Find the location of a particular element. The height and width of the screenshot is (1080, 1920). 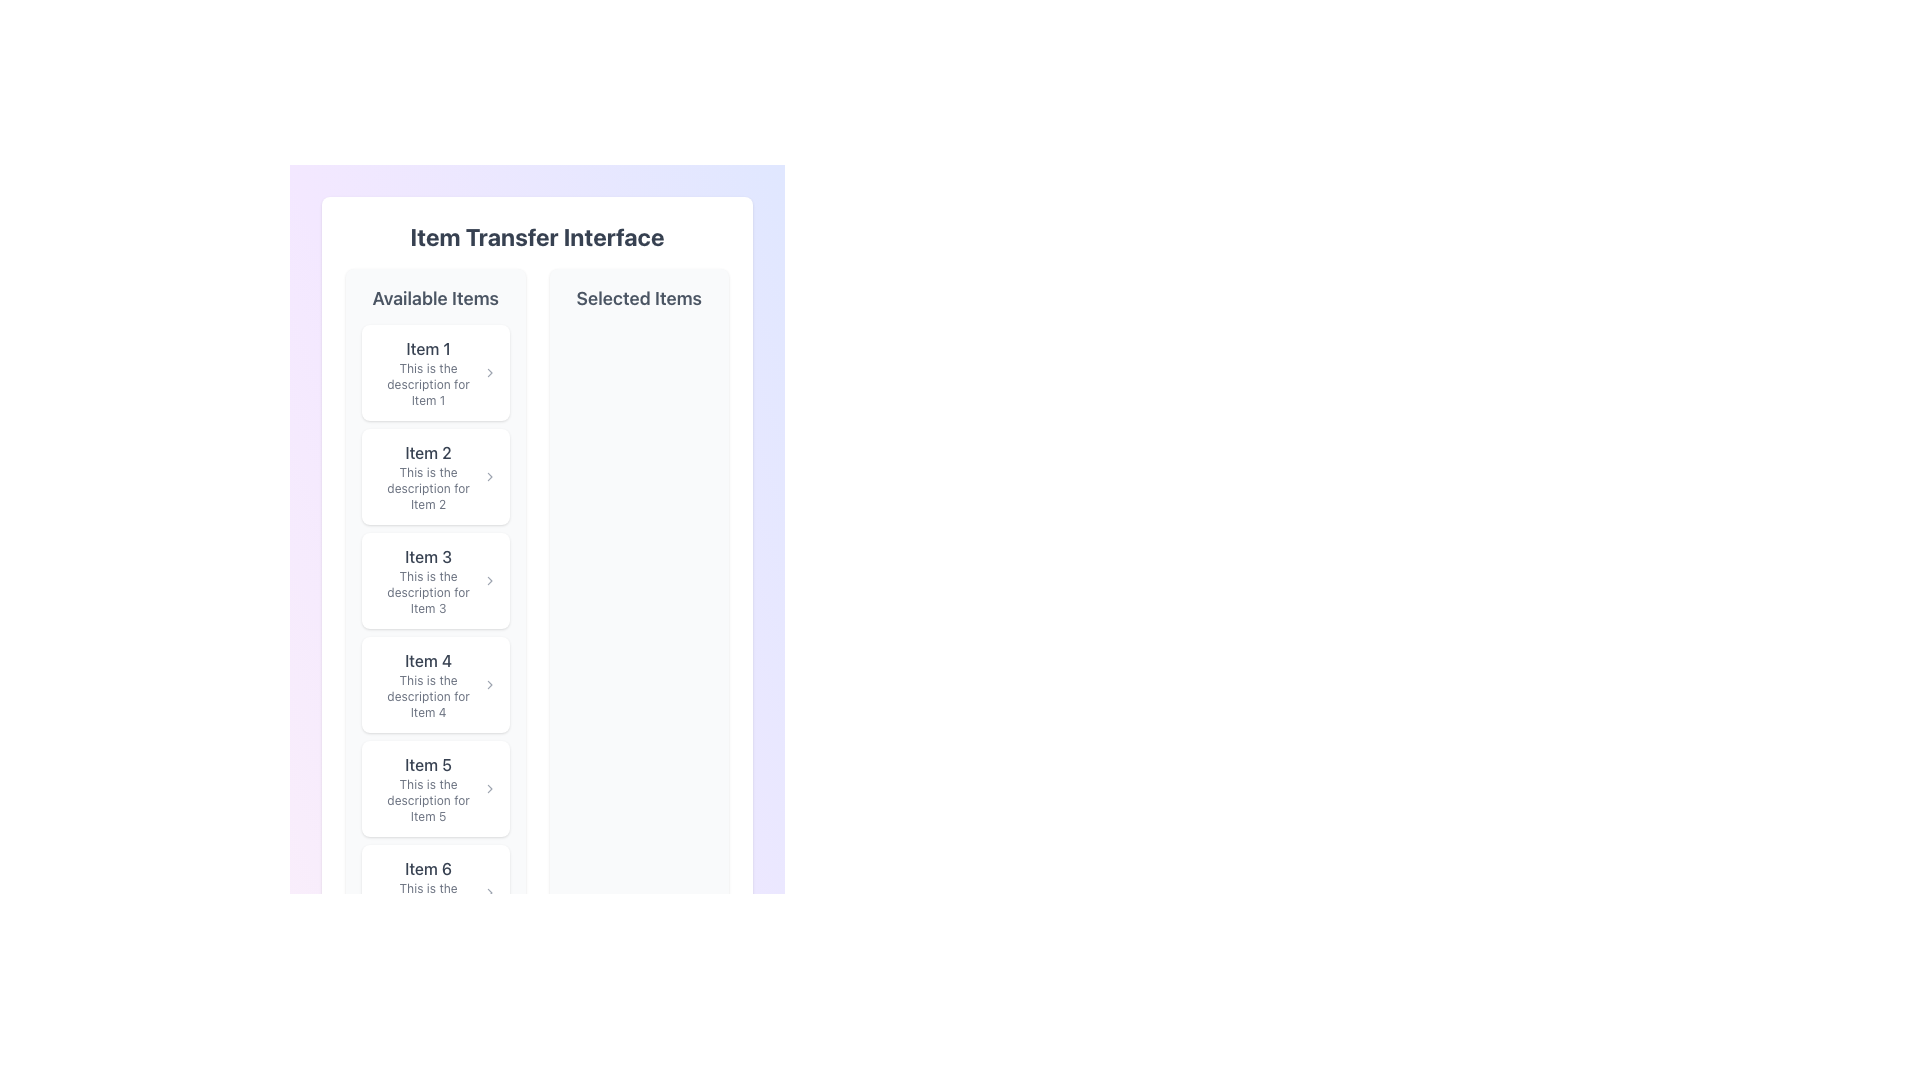

the heading text that provides users with a clear understanding of the functionality or purpose of the interface section is located at coordinates (537, 235).